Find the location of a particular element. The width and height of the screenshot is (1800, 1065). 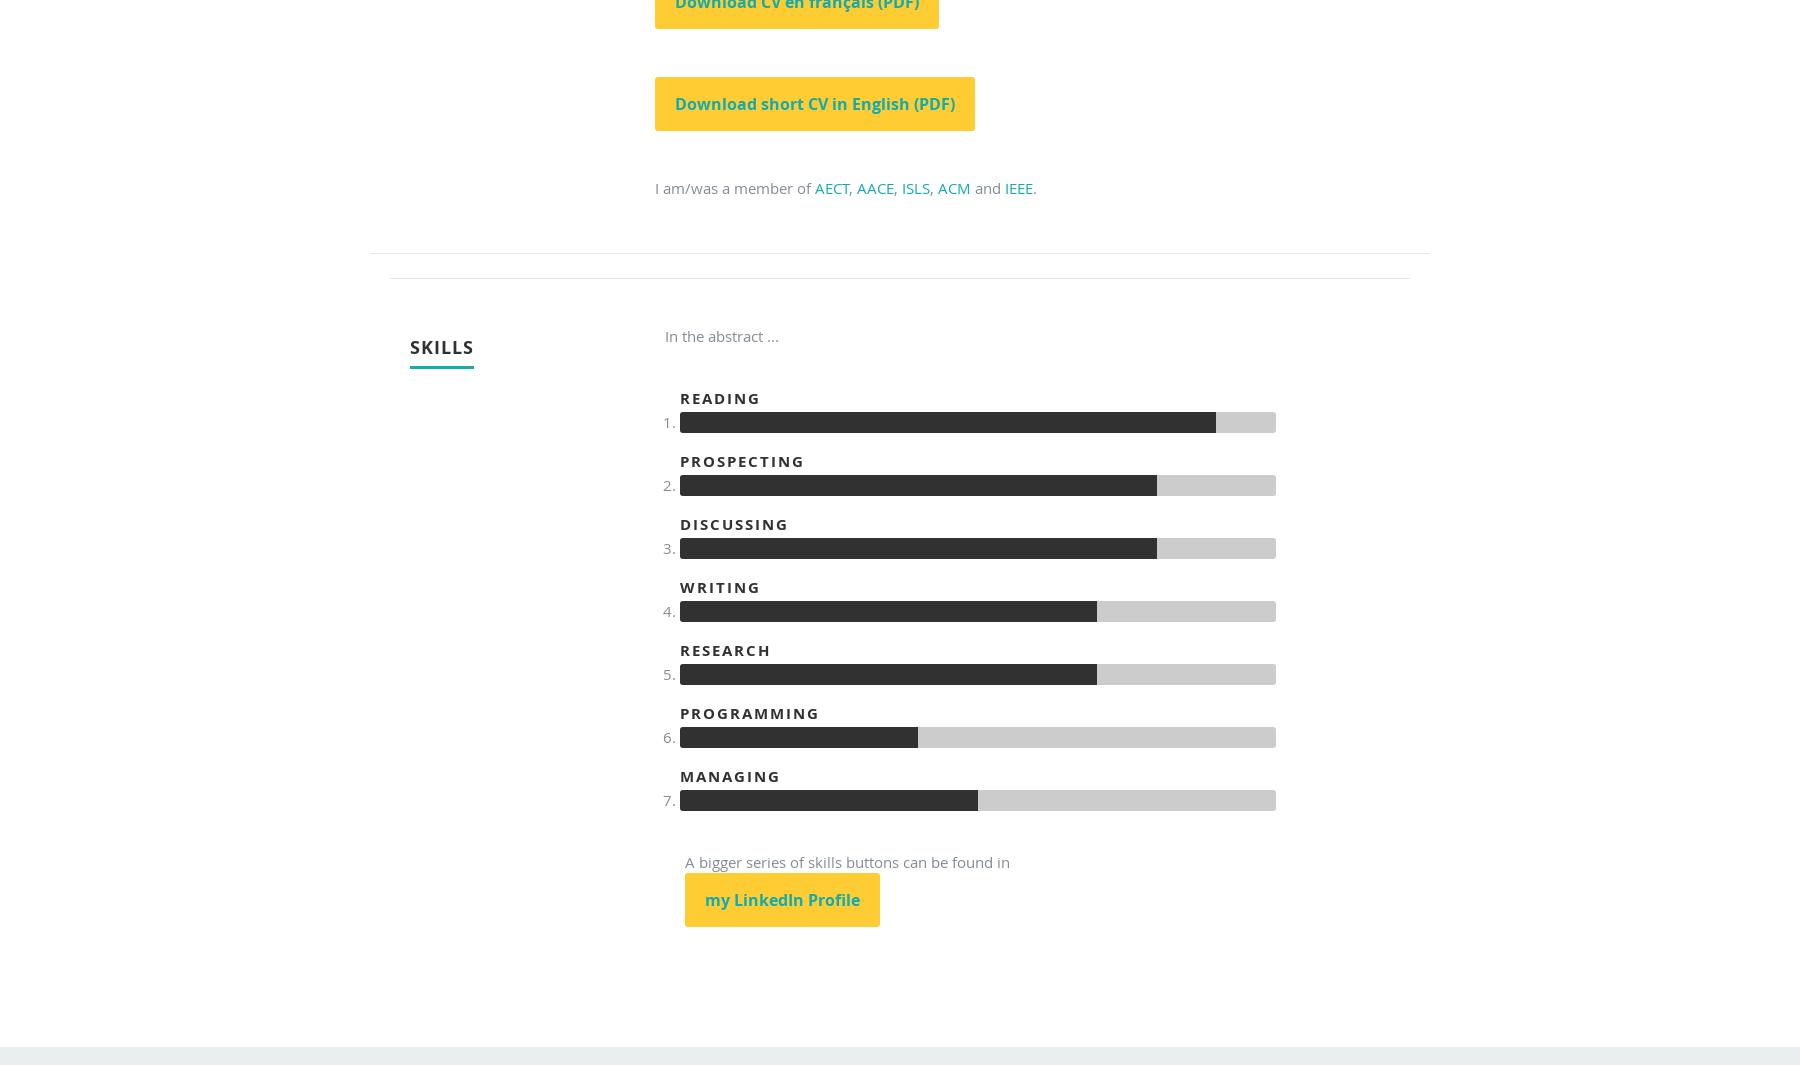

'ISLS' is located at coordinates (900, 186).